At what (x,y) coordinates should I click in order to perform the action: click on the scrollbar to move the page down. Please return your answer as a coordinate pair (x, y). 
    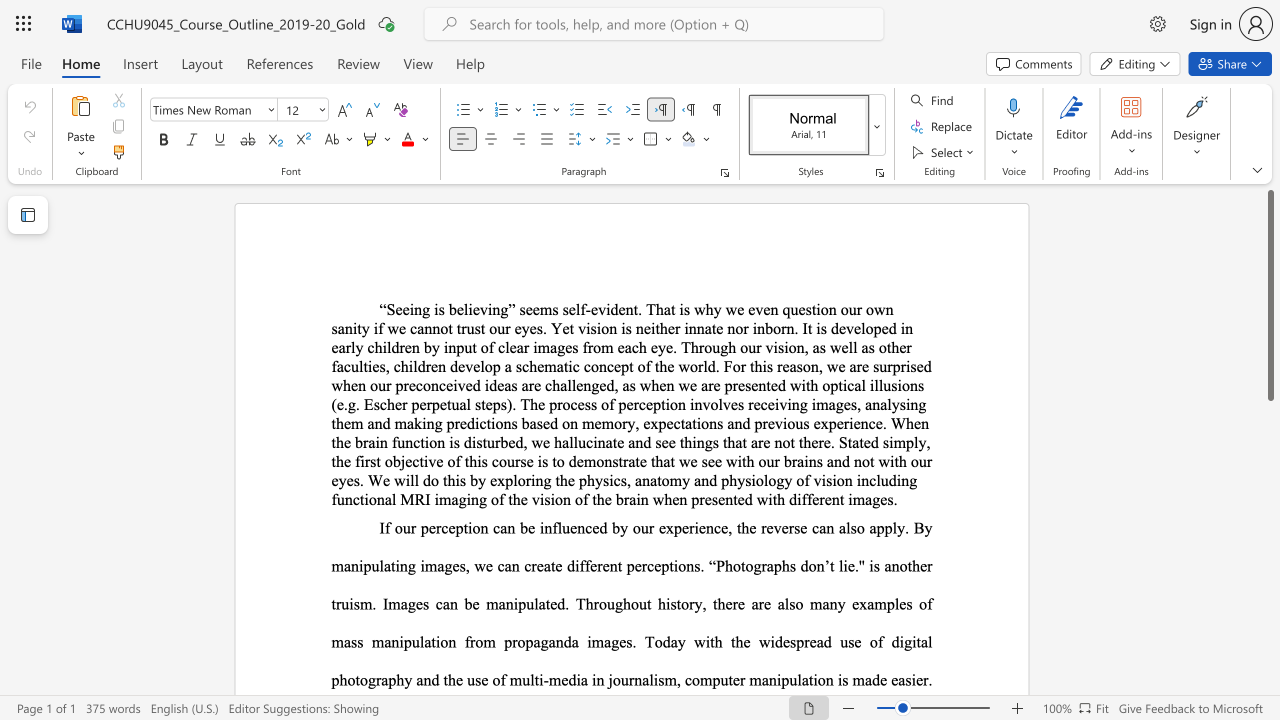
    Looking at the image, I should click on (1269, 470).